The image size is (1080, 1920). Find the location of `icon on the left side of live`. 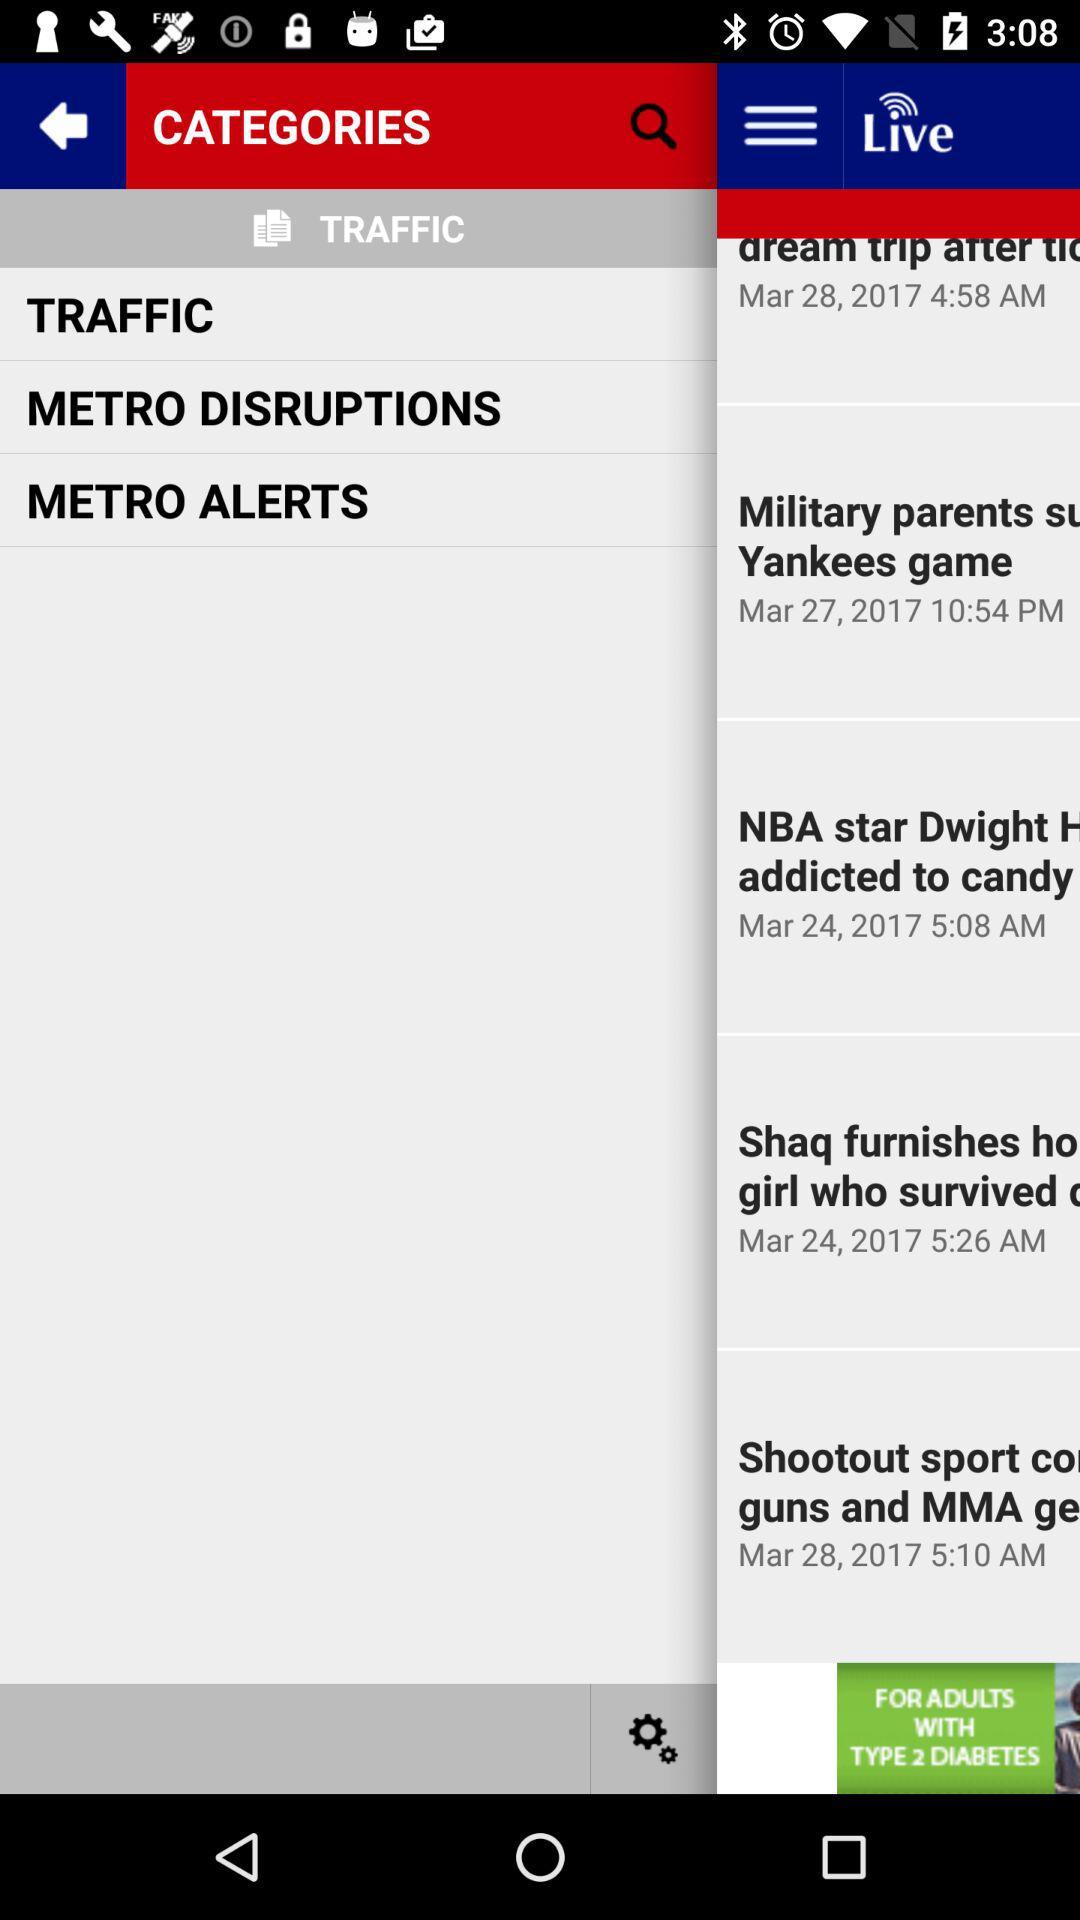

icon on the left side of live is located at coordinates (778, 124).